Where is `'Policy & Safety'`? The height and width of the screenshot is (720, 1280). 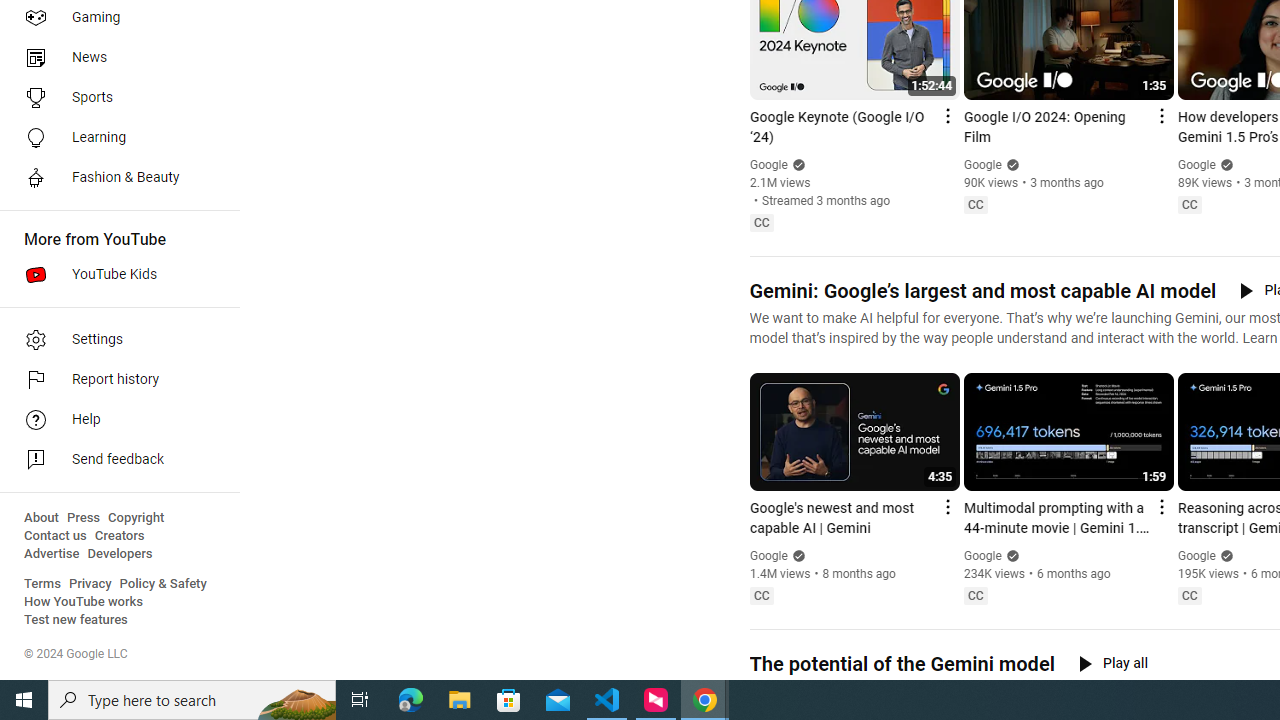
'Policy & Safety' is located at coordinates (163, 584).